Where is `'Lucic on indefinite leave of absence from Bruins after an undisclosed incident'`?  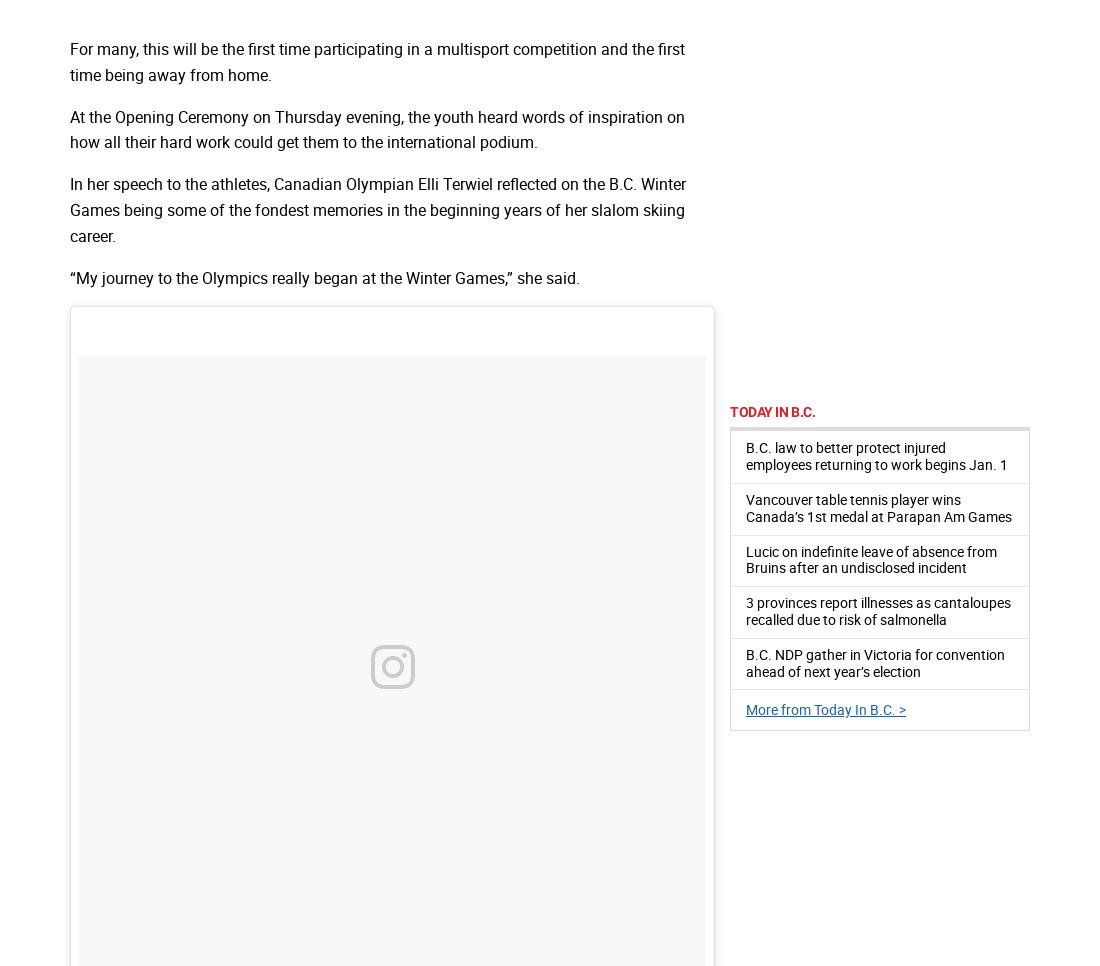 'Lucic on indefinite leave of absence from Bruins after an undisclosed incident' is located at coordinates (870, 558).